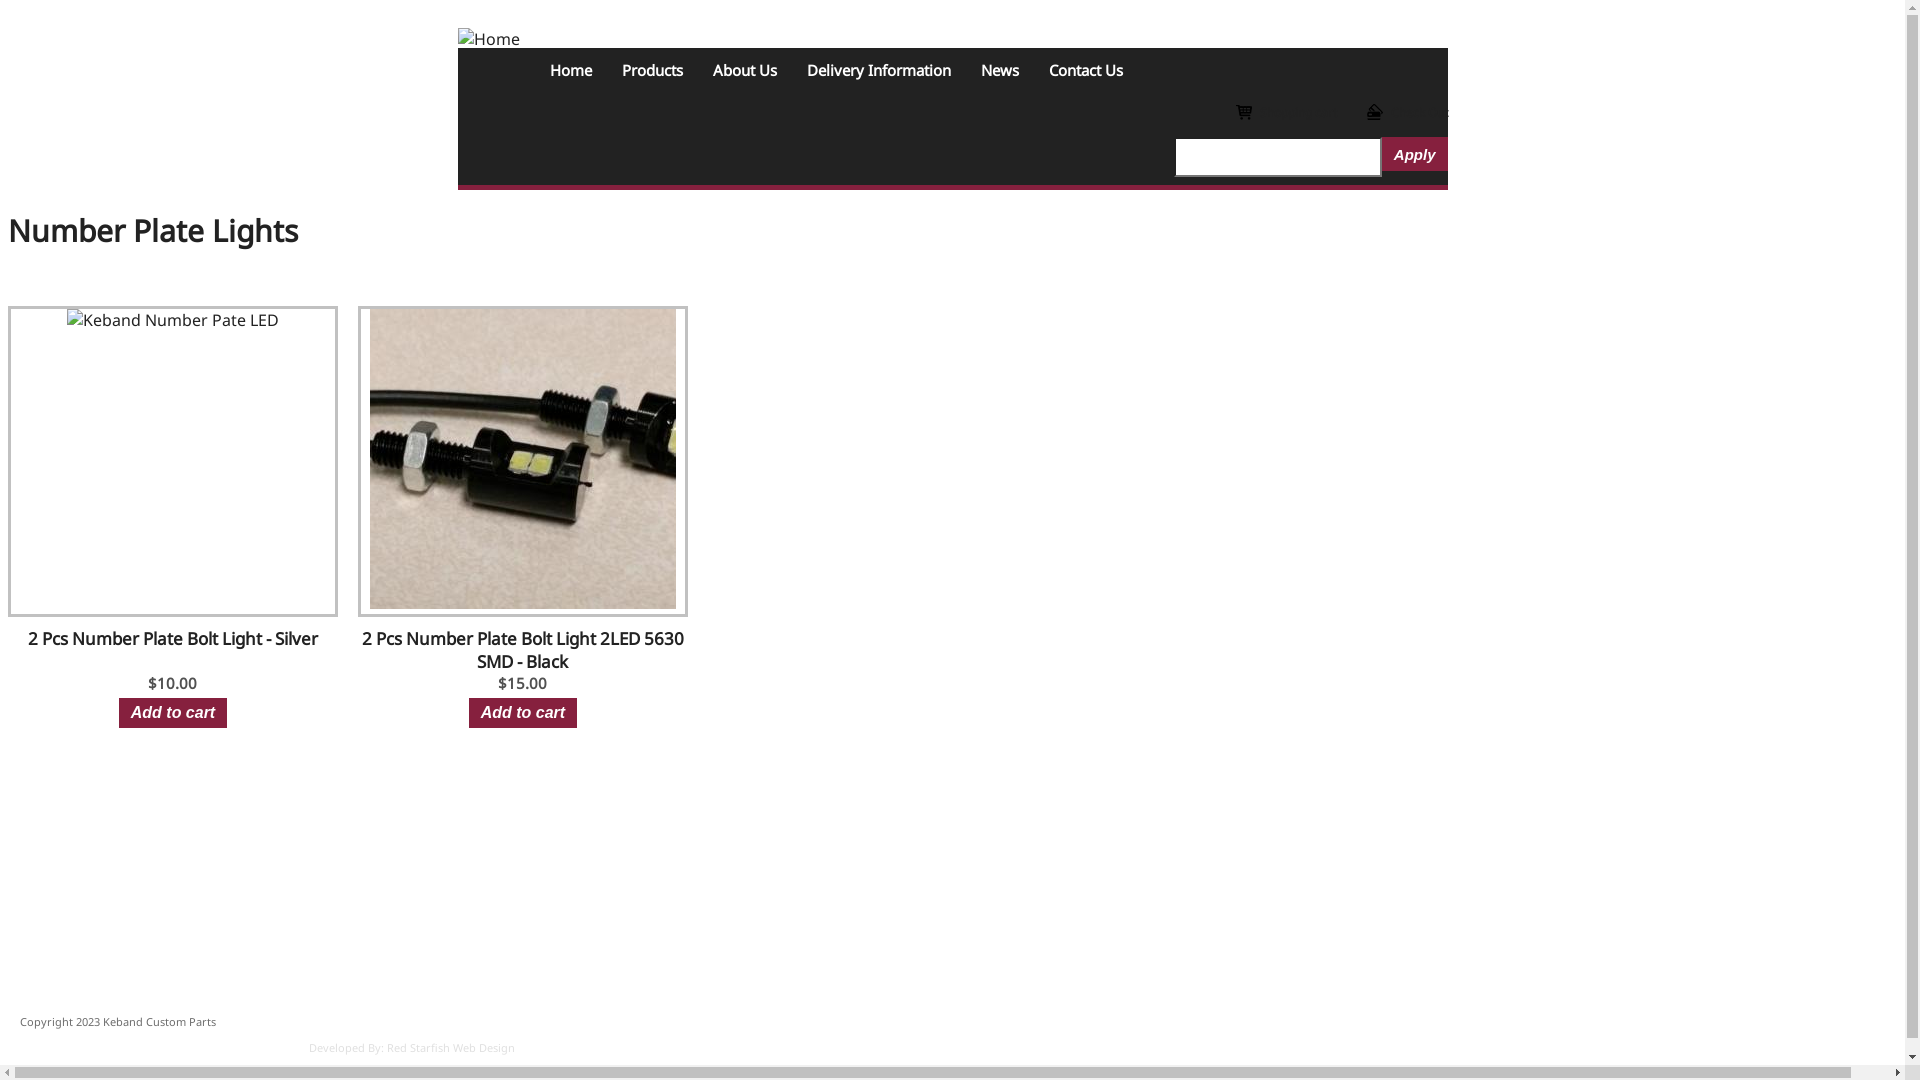  Describe the element at coordinates (1414, 153) in the screenshot. I see `'Apply'` at that location.